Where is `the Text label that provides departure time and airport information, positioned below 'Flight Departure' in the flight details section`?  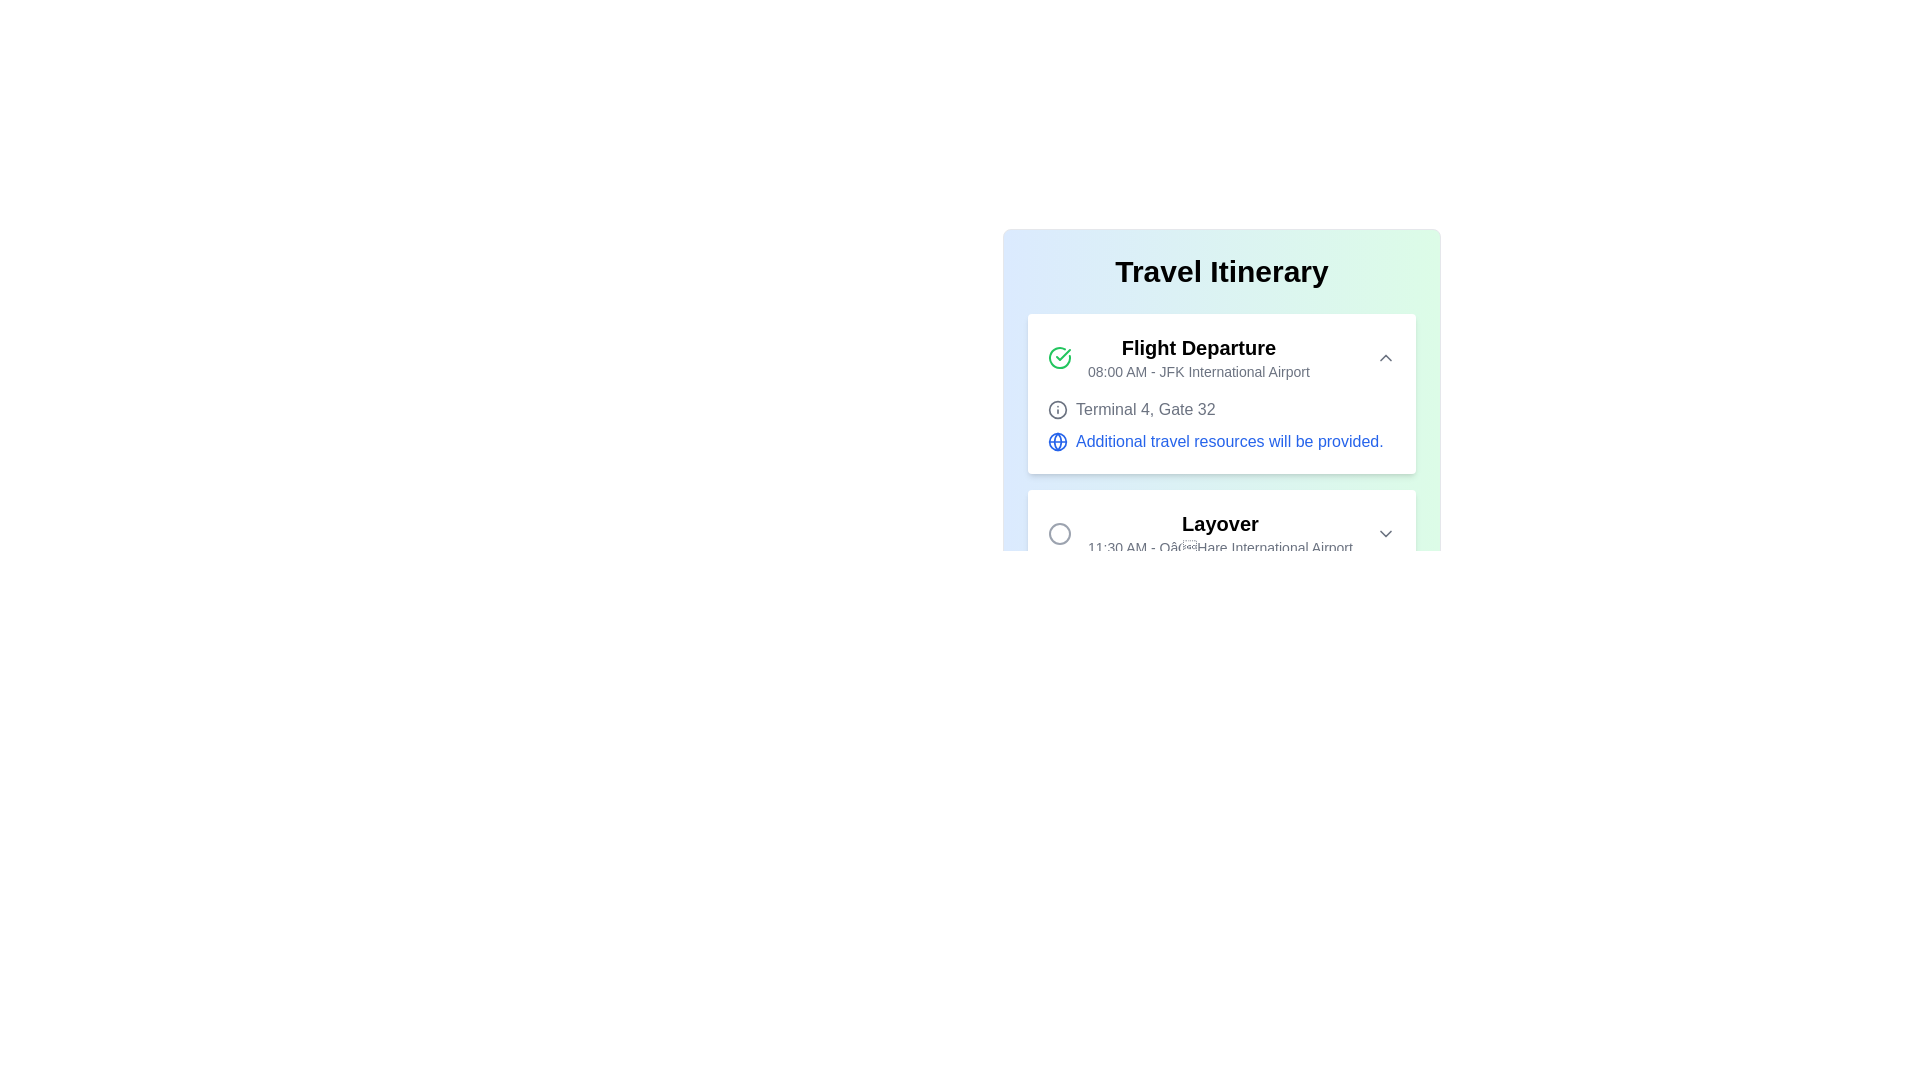 the Text label that provides departure time and airport information, positioned below 'Flight Departure' in the flight details section is located at coordinates (1198, 371).